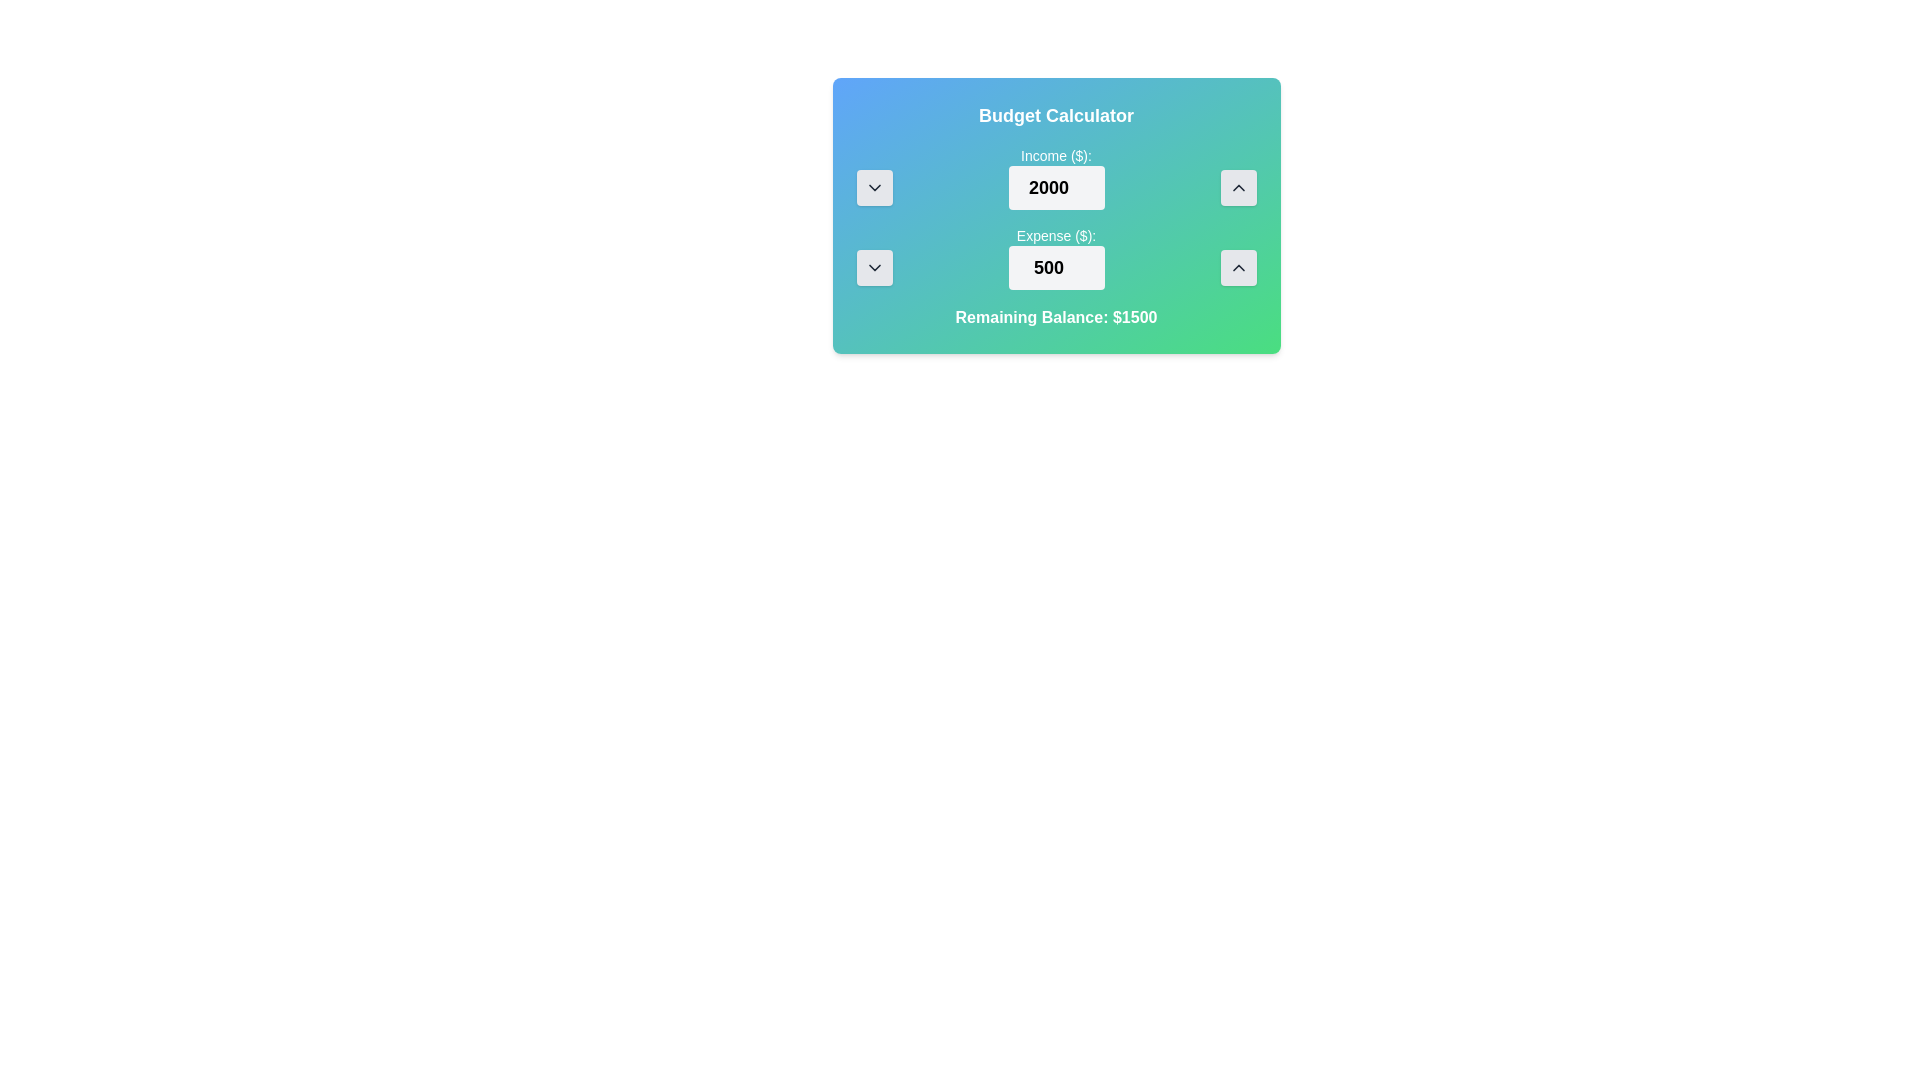  I want to click on the small triangular upward-pointing arrow icon on the Budget Calculator interface to increment a value, so click(1237, 188).